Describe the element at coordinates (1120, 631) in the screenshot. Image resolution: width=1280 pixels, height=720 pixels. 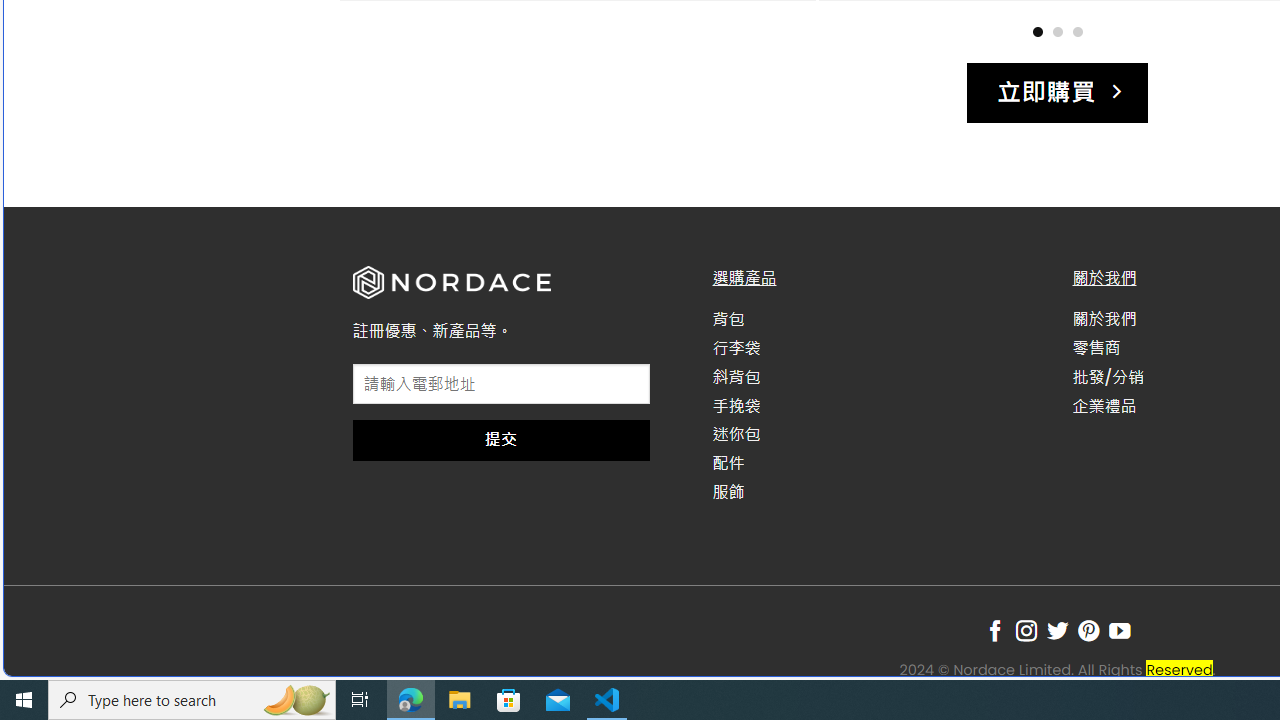
I see `'Follow on YouTube'` at that location.